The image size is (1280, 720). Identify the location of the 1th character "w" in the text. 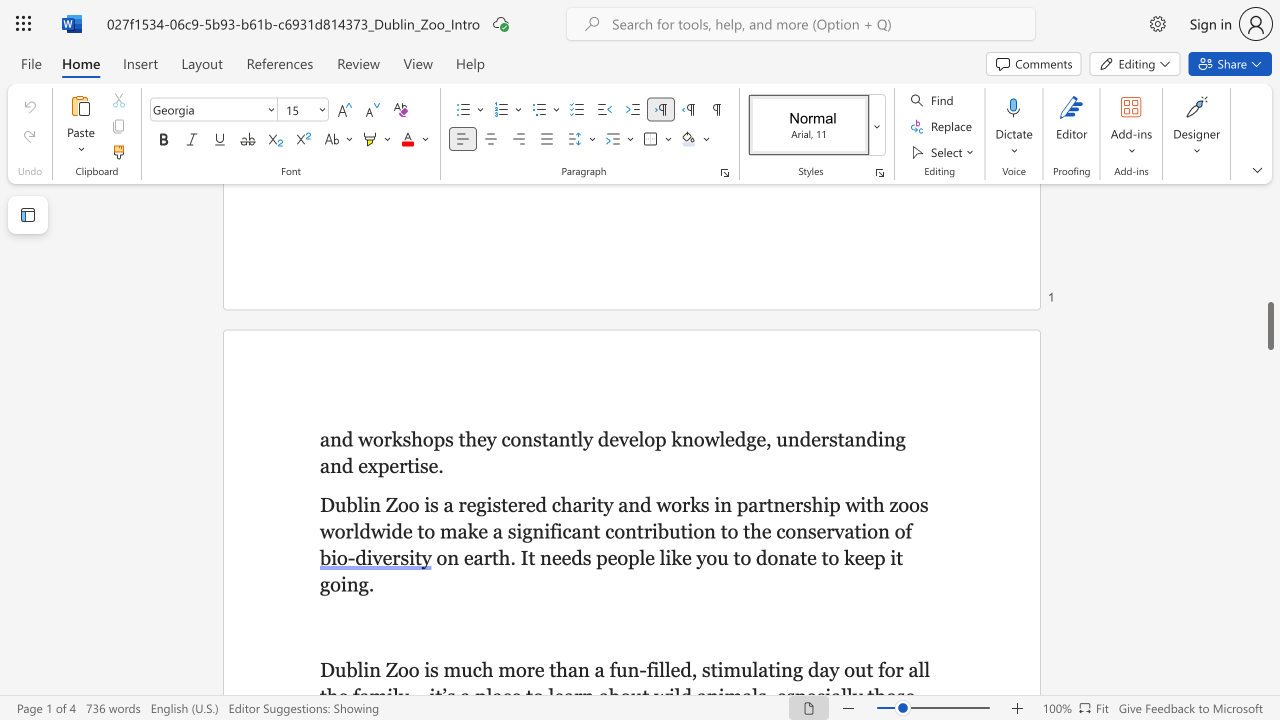
(365, 438).